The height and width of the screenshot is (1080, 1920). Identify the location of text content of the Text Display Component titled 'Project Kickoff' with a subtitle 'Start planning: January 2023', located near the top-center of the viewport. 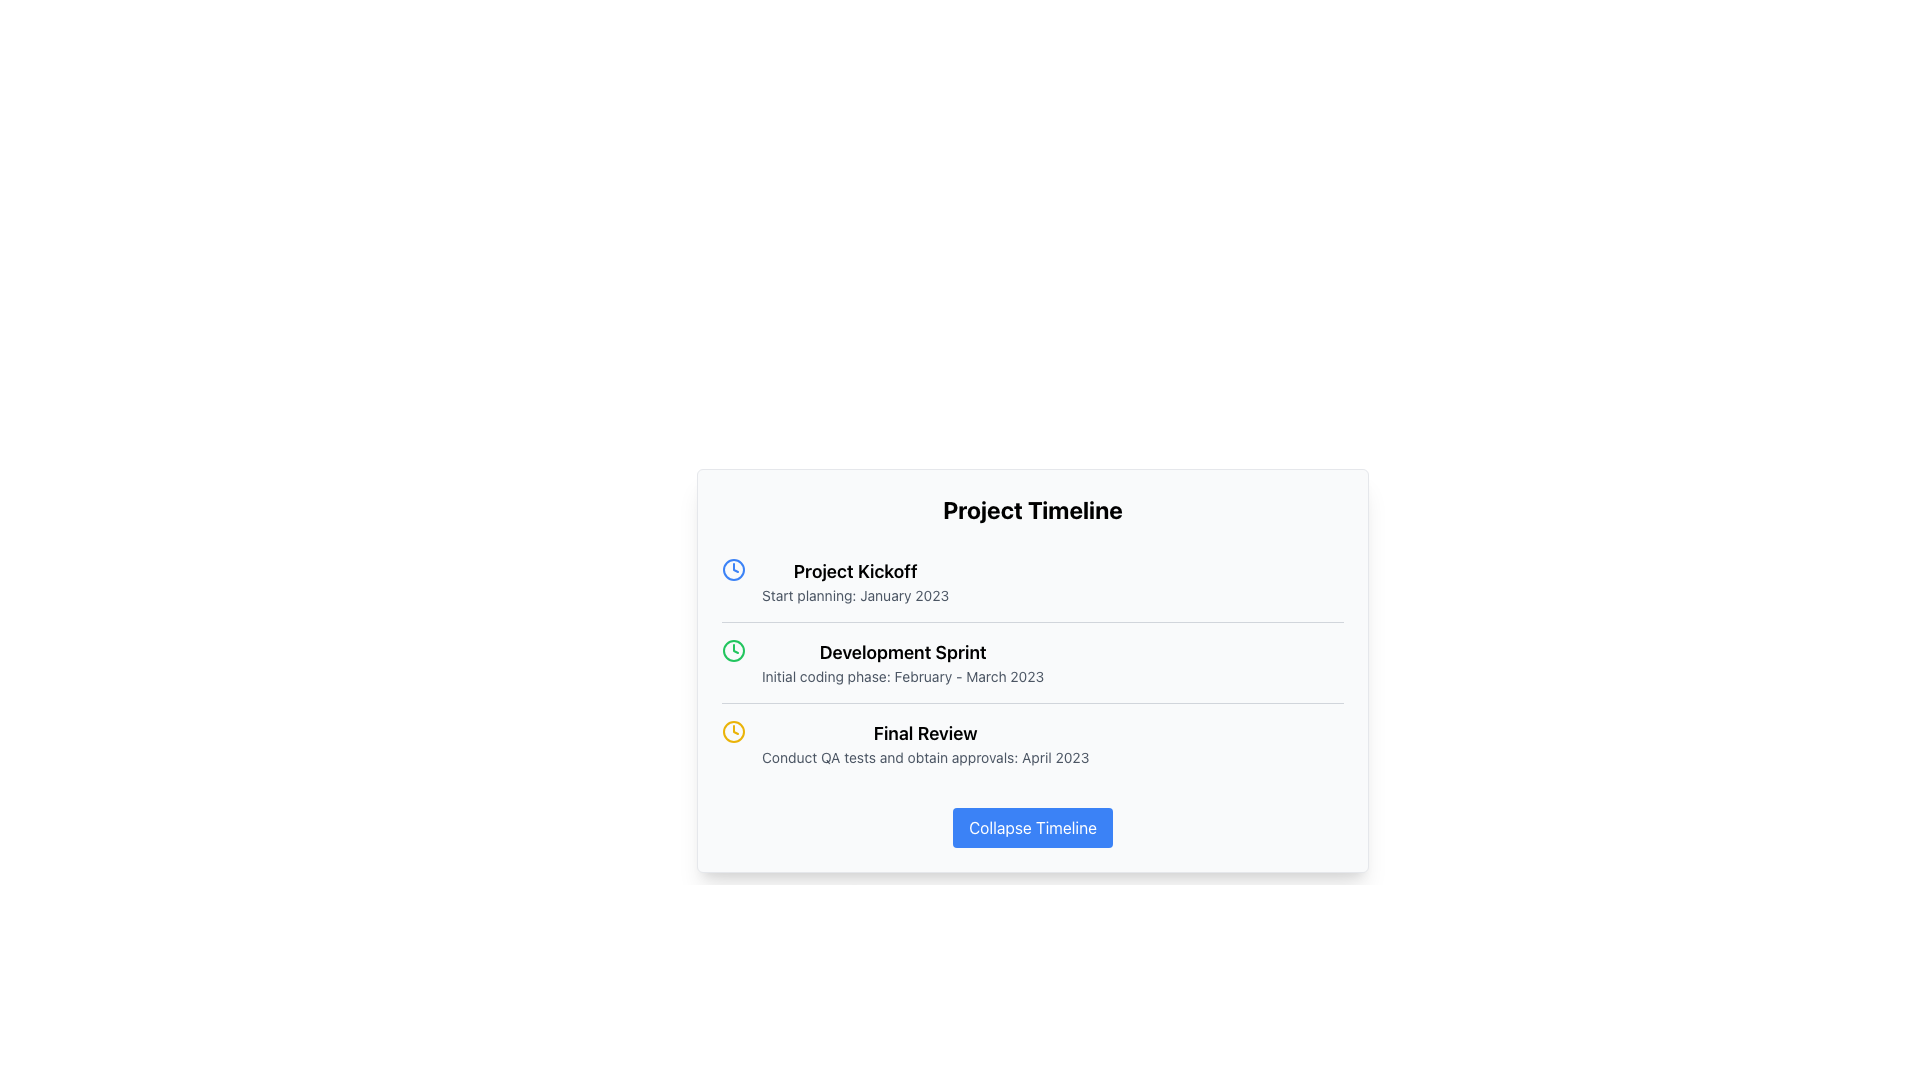
(855, 582).